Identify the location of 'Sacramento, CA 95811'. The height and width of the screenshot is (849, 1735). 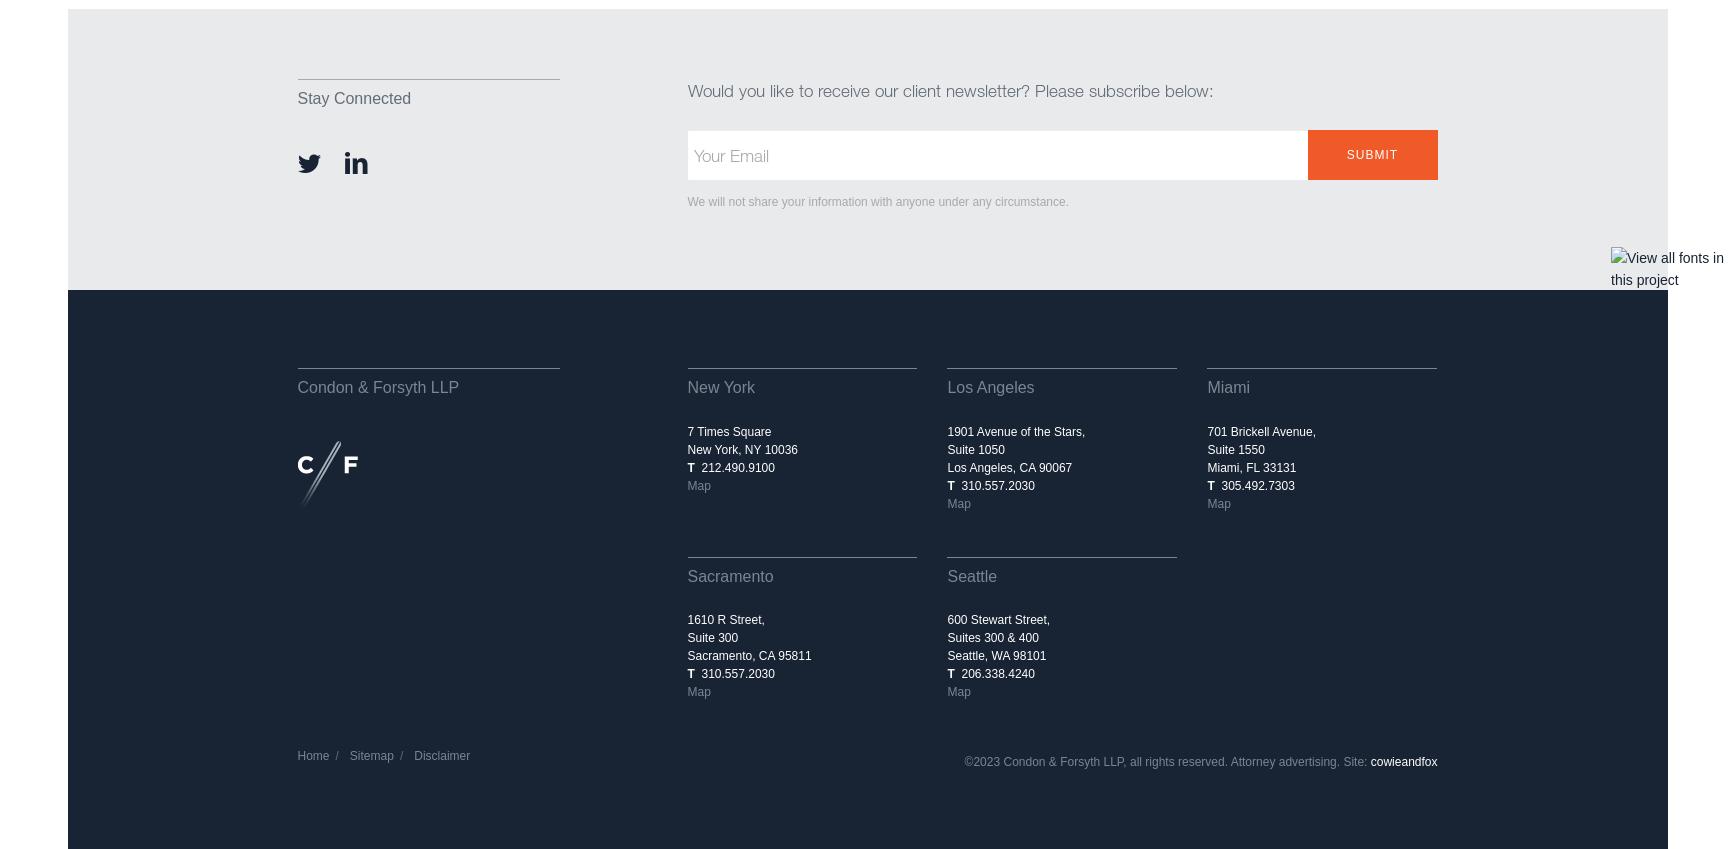
(748, 656).